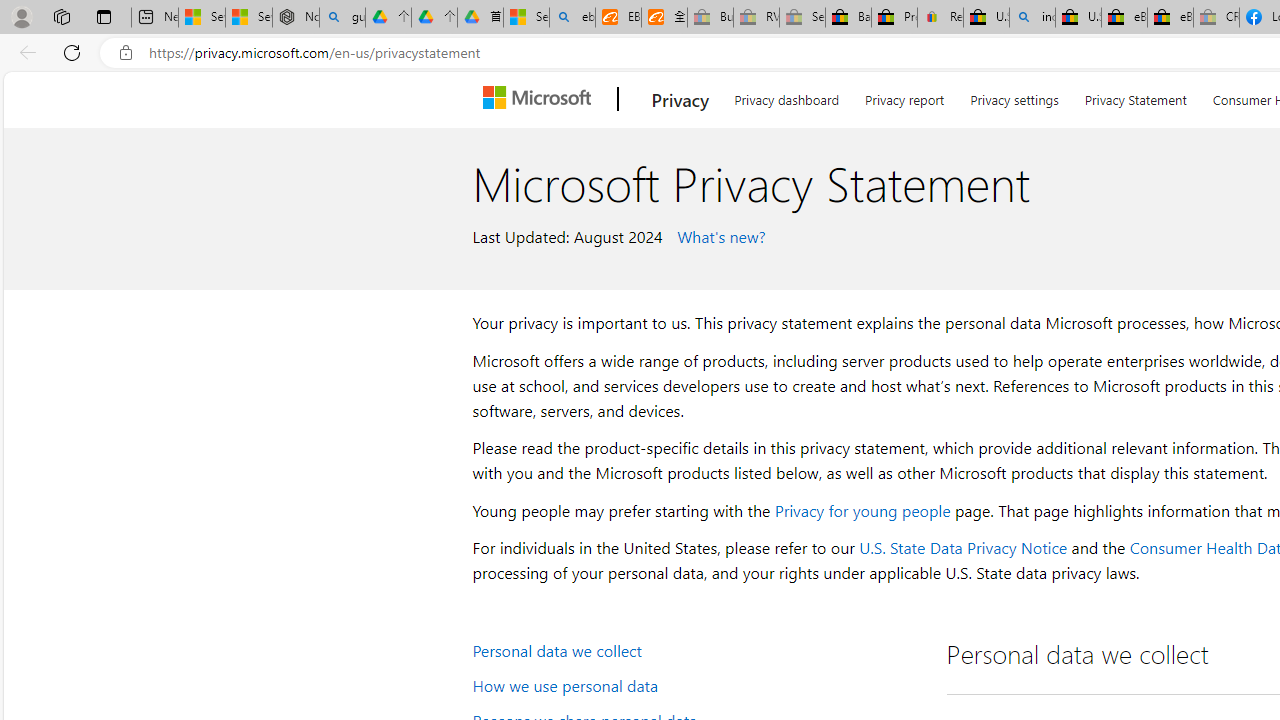 Image resolution: width=1280 pixels, height=720 pixels. Describe the element at coordinates (1032, 17) in the screenshot. I see `'including - Search'` at that location.